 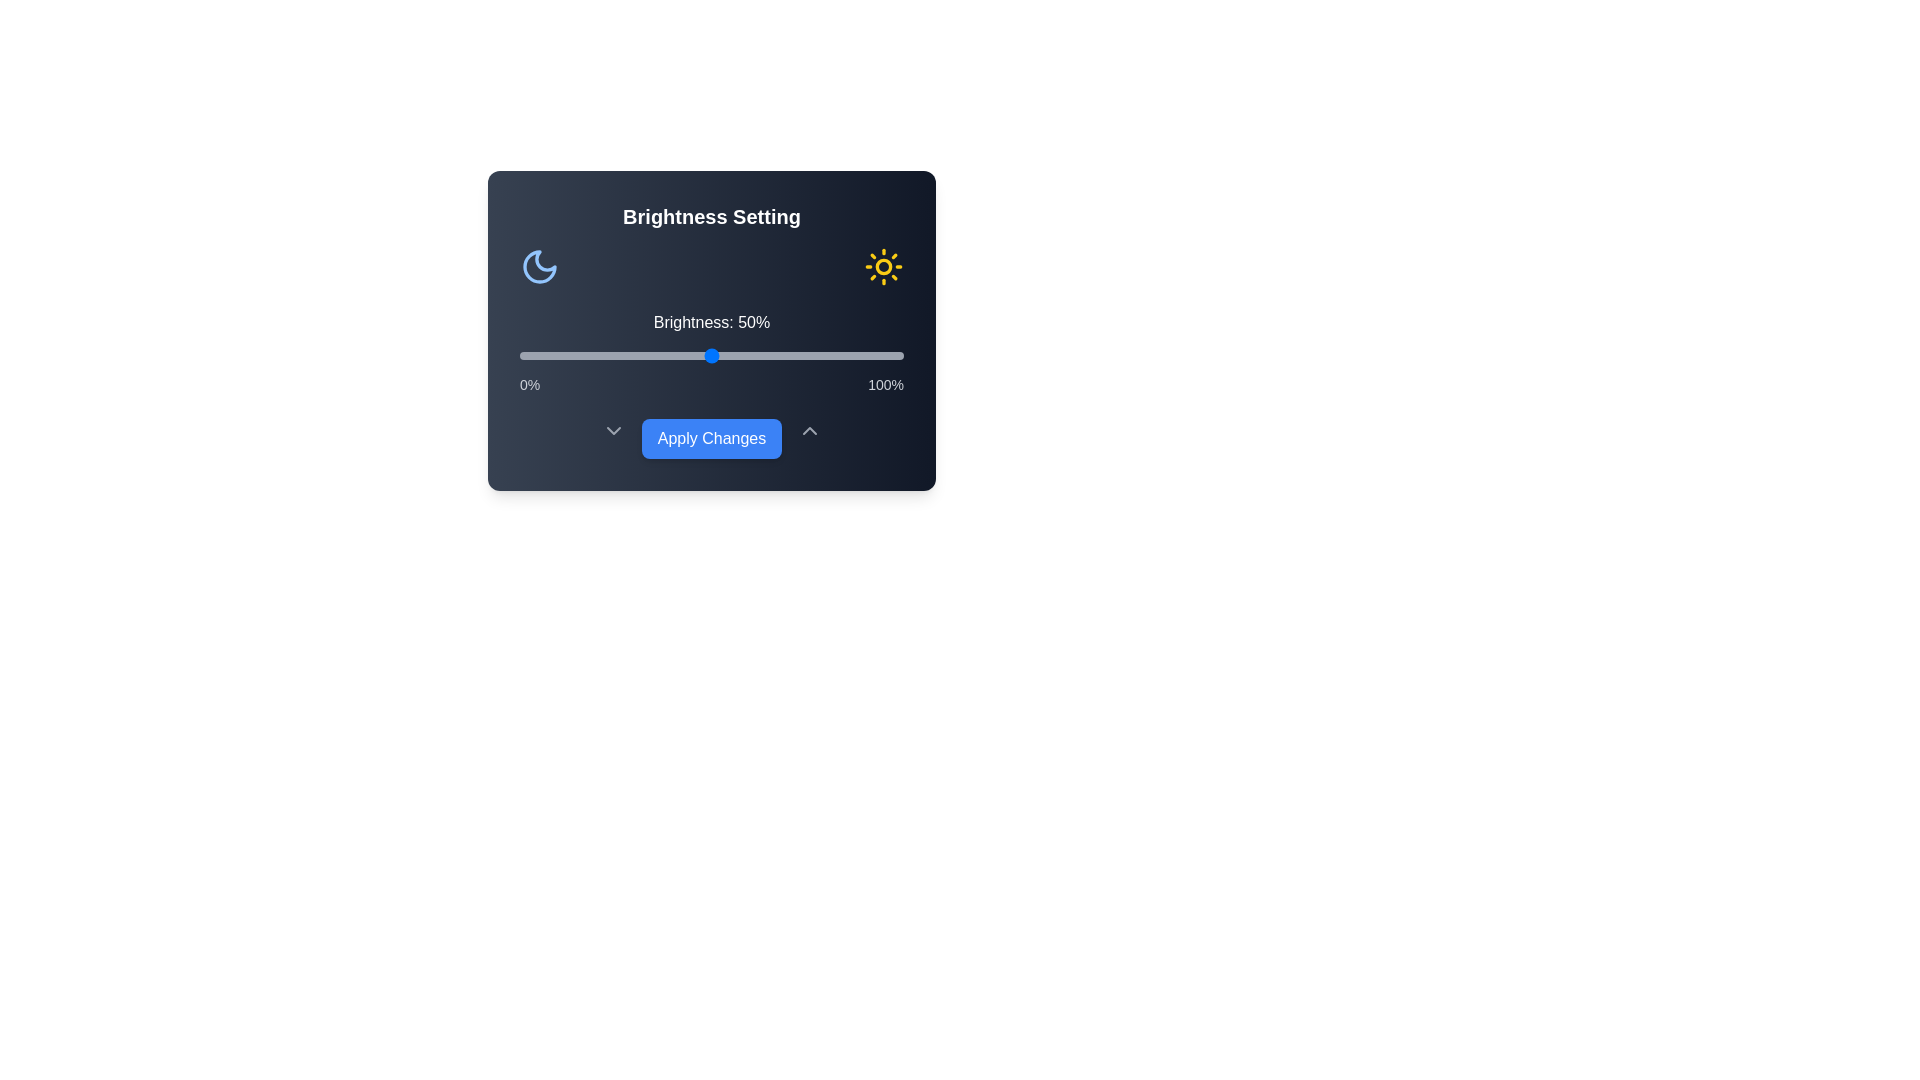 I want to click on 'Apply Changes' button to save the settings, so click(x=711, y=438).